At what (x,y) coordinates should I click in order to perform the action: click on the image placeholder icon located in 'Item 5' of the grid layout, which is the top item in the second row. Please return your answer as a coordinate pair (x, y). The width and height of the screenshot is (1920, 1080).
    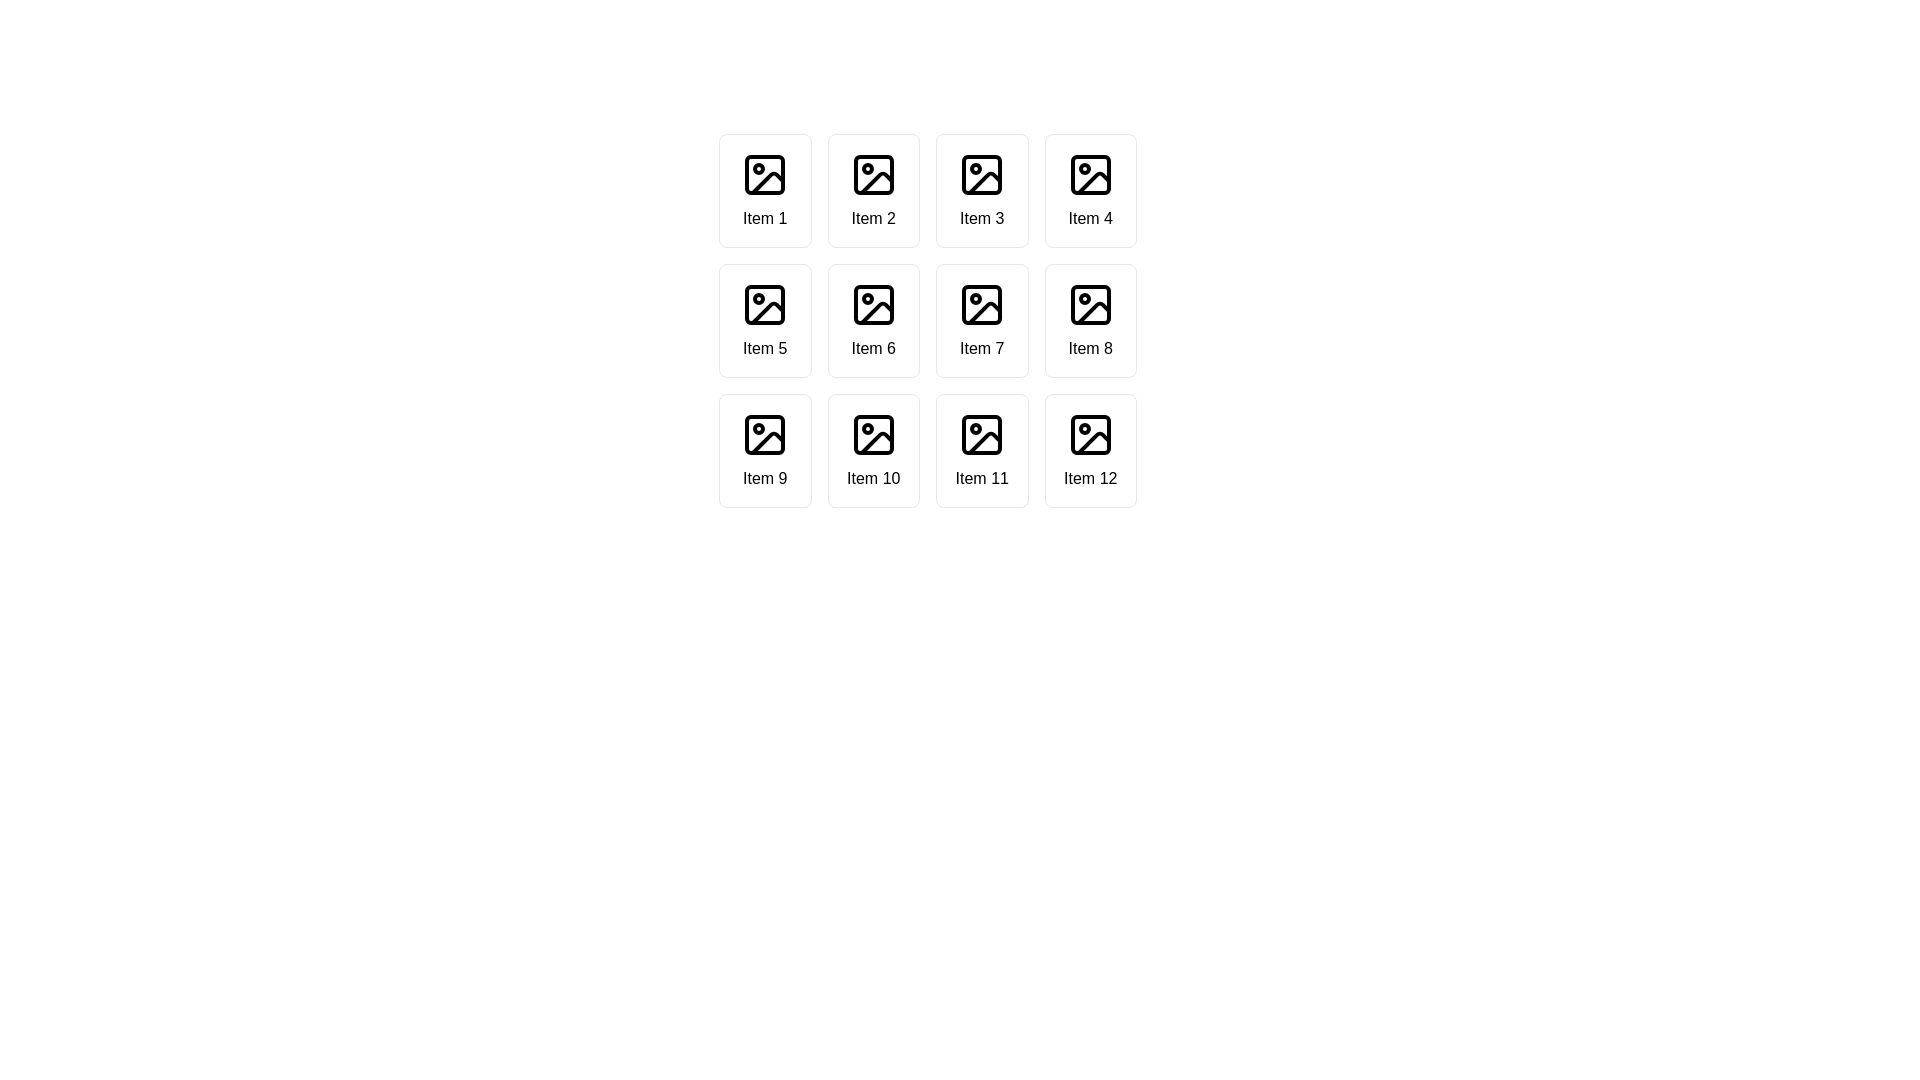
    Looking at the image, I should click on (764, 304).